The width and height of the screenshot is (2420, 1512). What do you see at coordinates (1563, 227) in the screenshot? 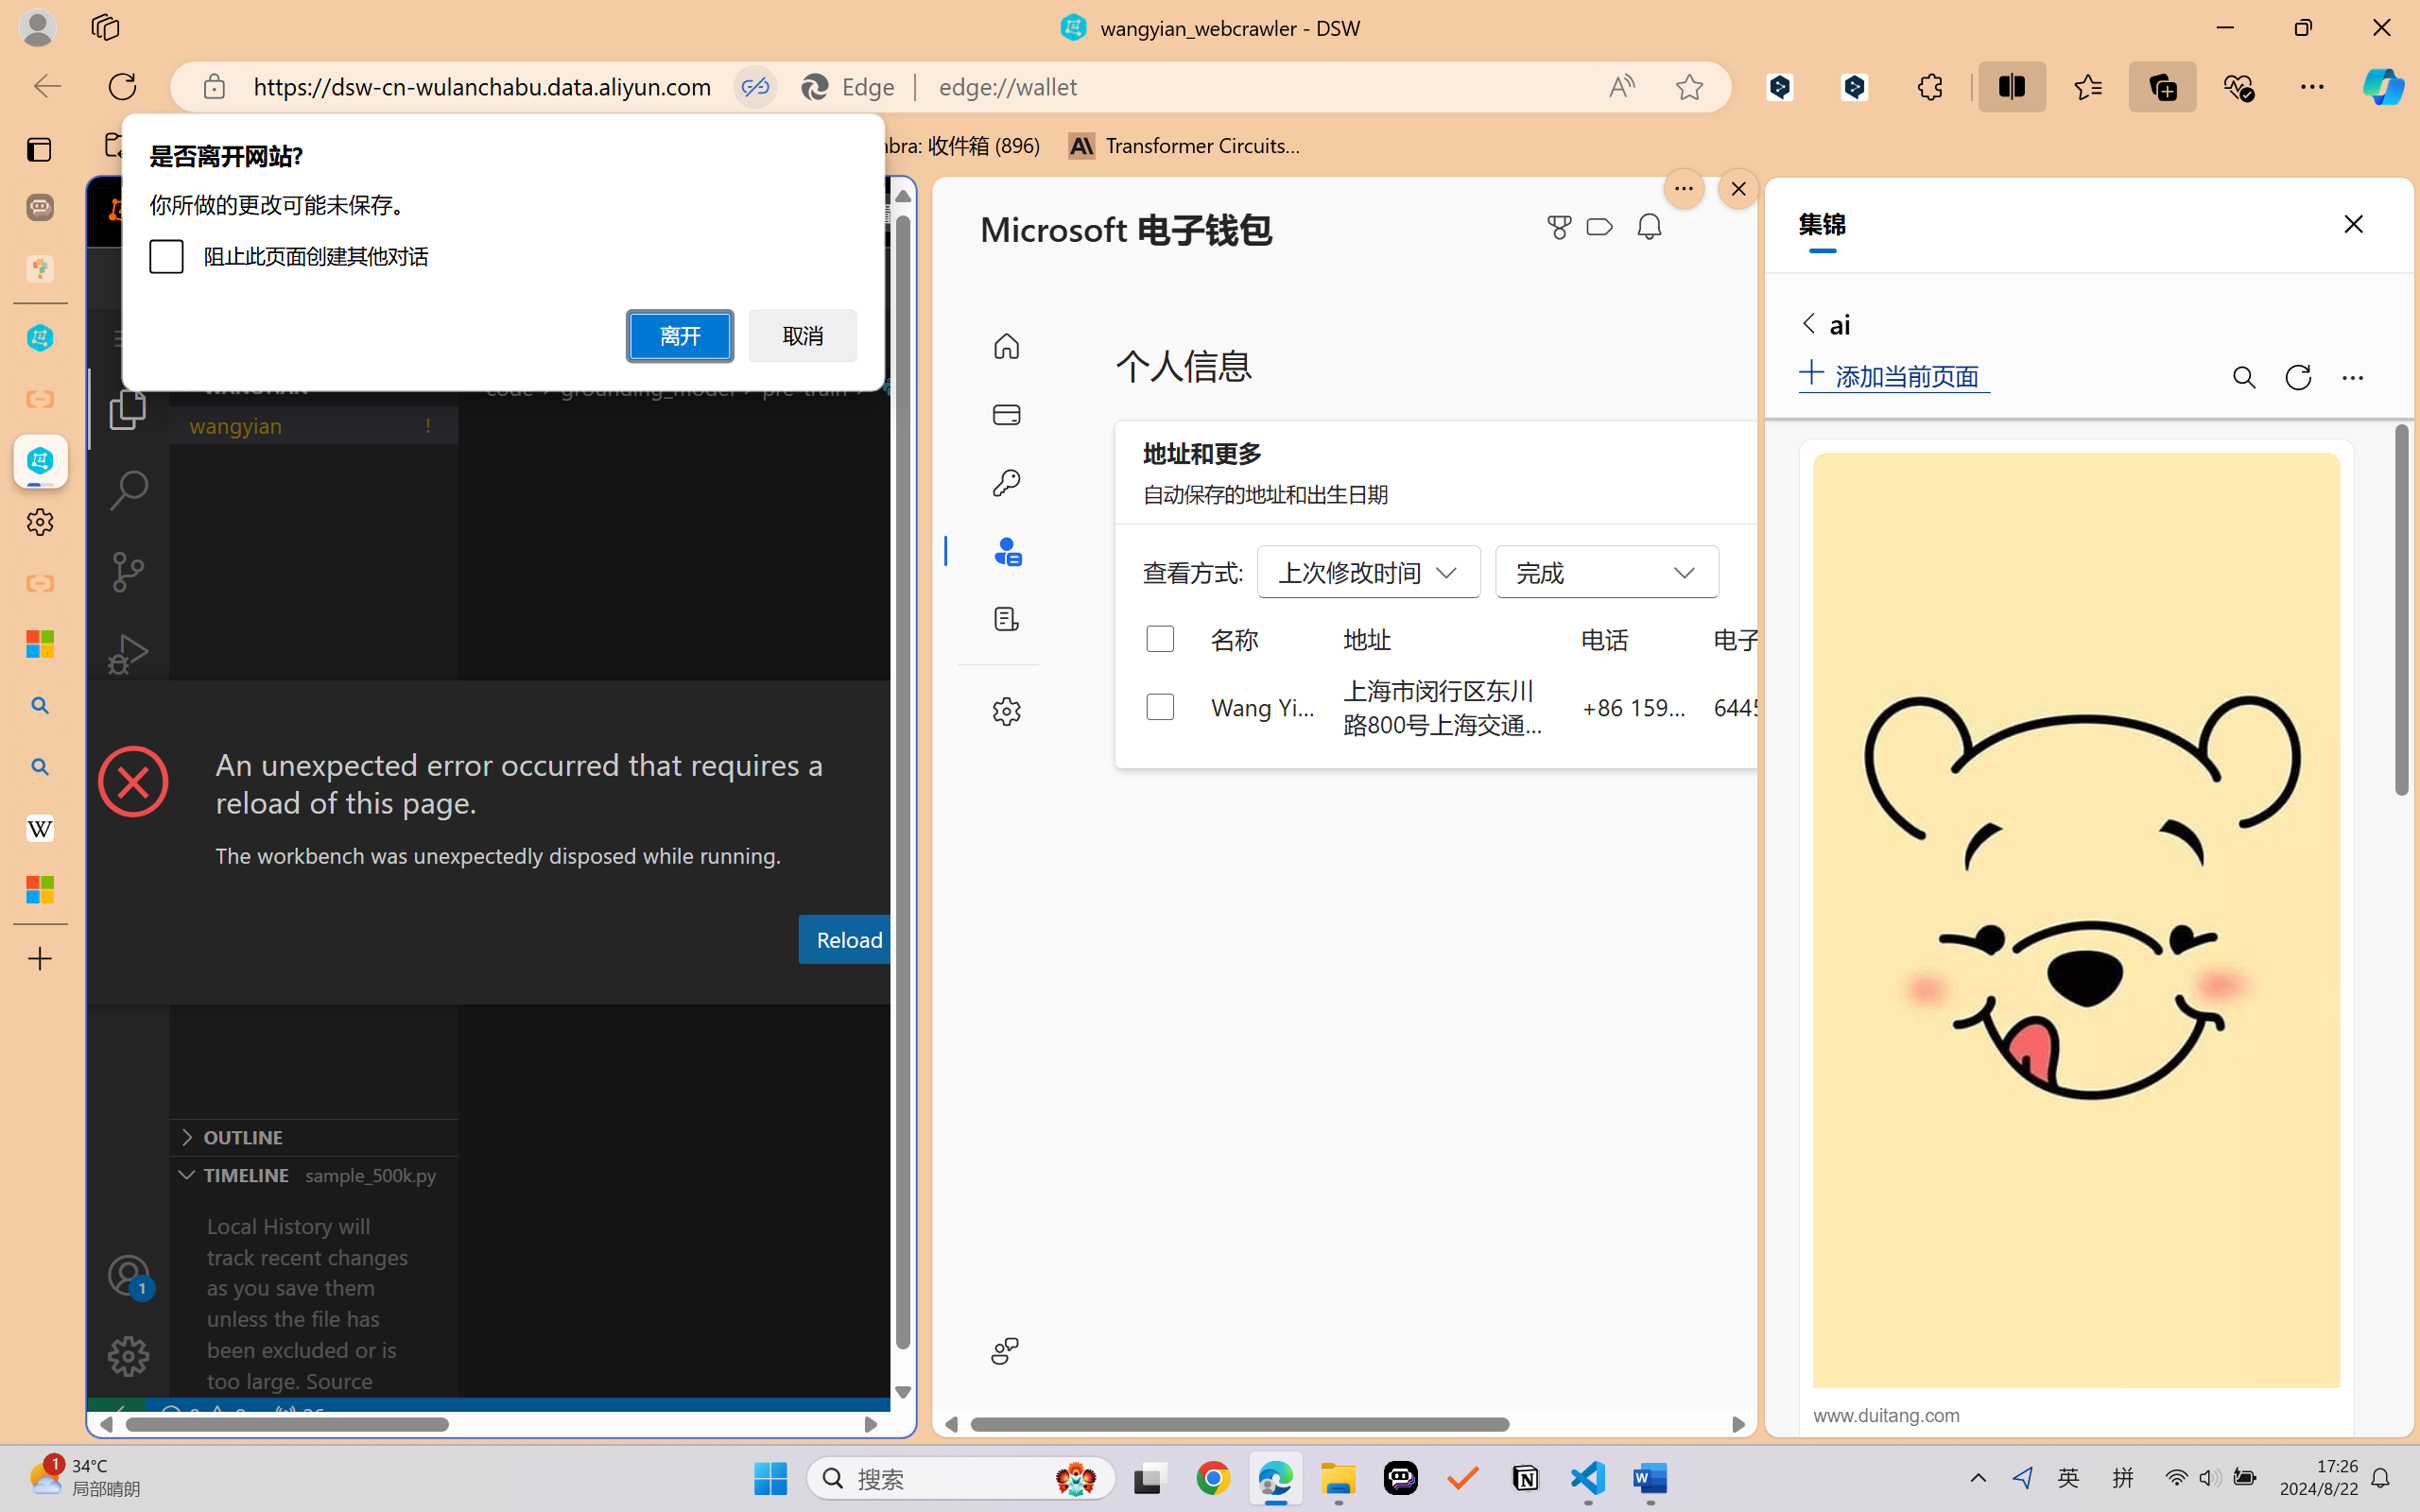
I see `'Microsoft Rewards'` at bounding box center [1563, 227].